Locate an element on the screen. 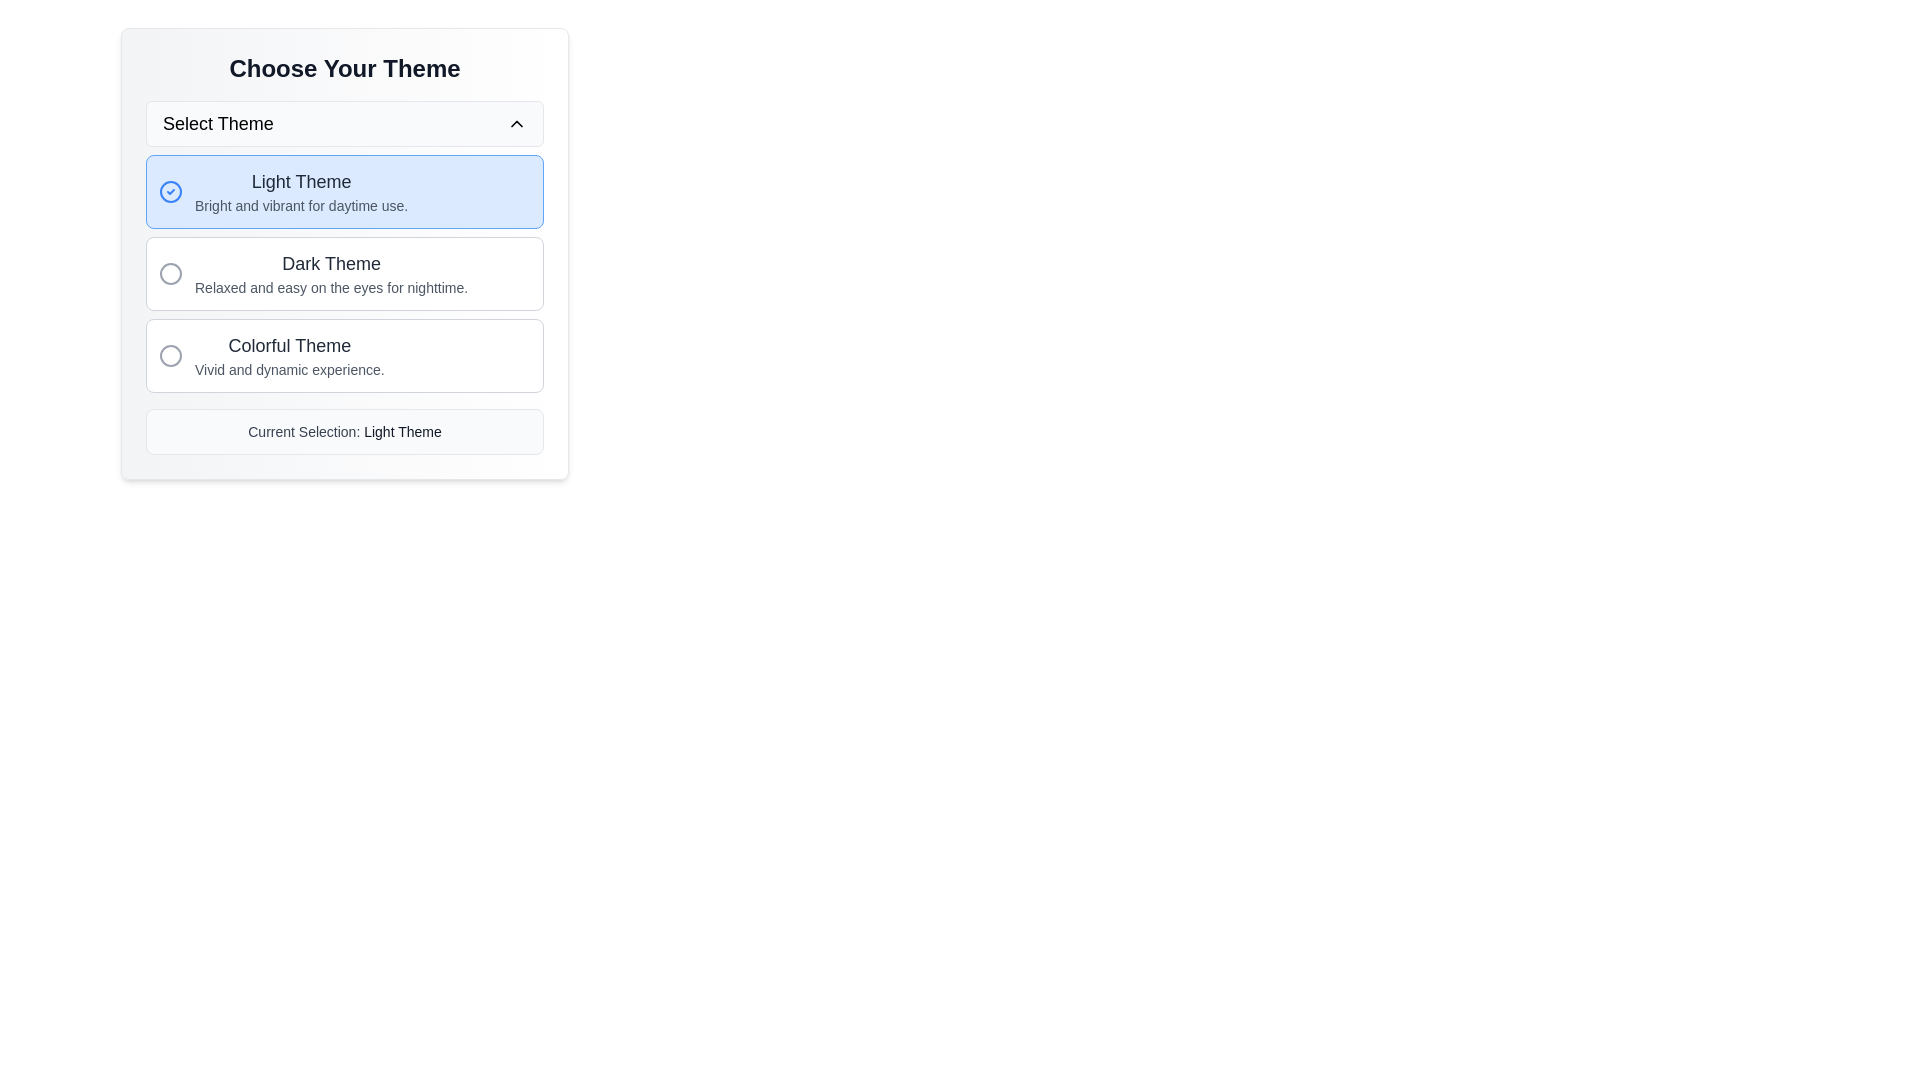 This screenshot has height=1080, width=1920. the Informational display panel that shows the currently selected theme, located below the theme options list in the 'Choose Your Theme' section is located at coordinates (345, 431).